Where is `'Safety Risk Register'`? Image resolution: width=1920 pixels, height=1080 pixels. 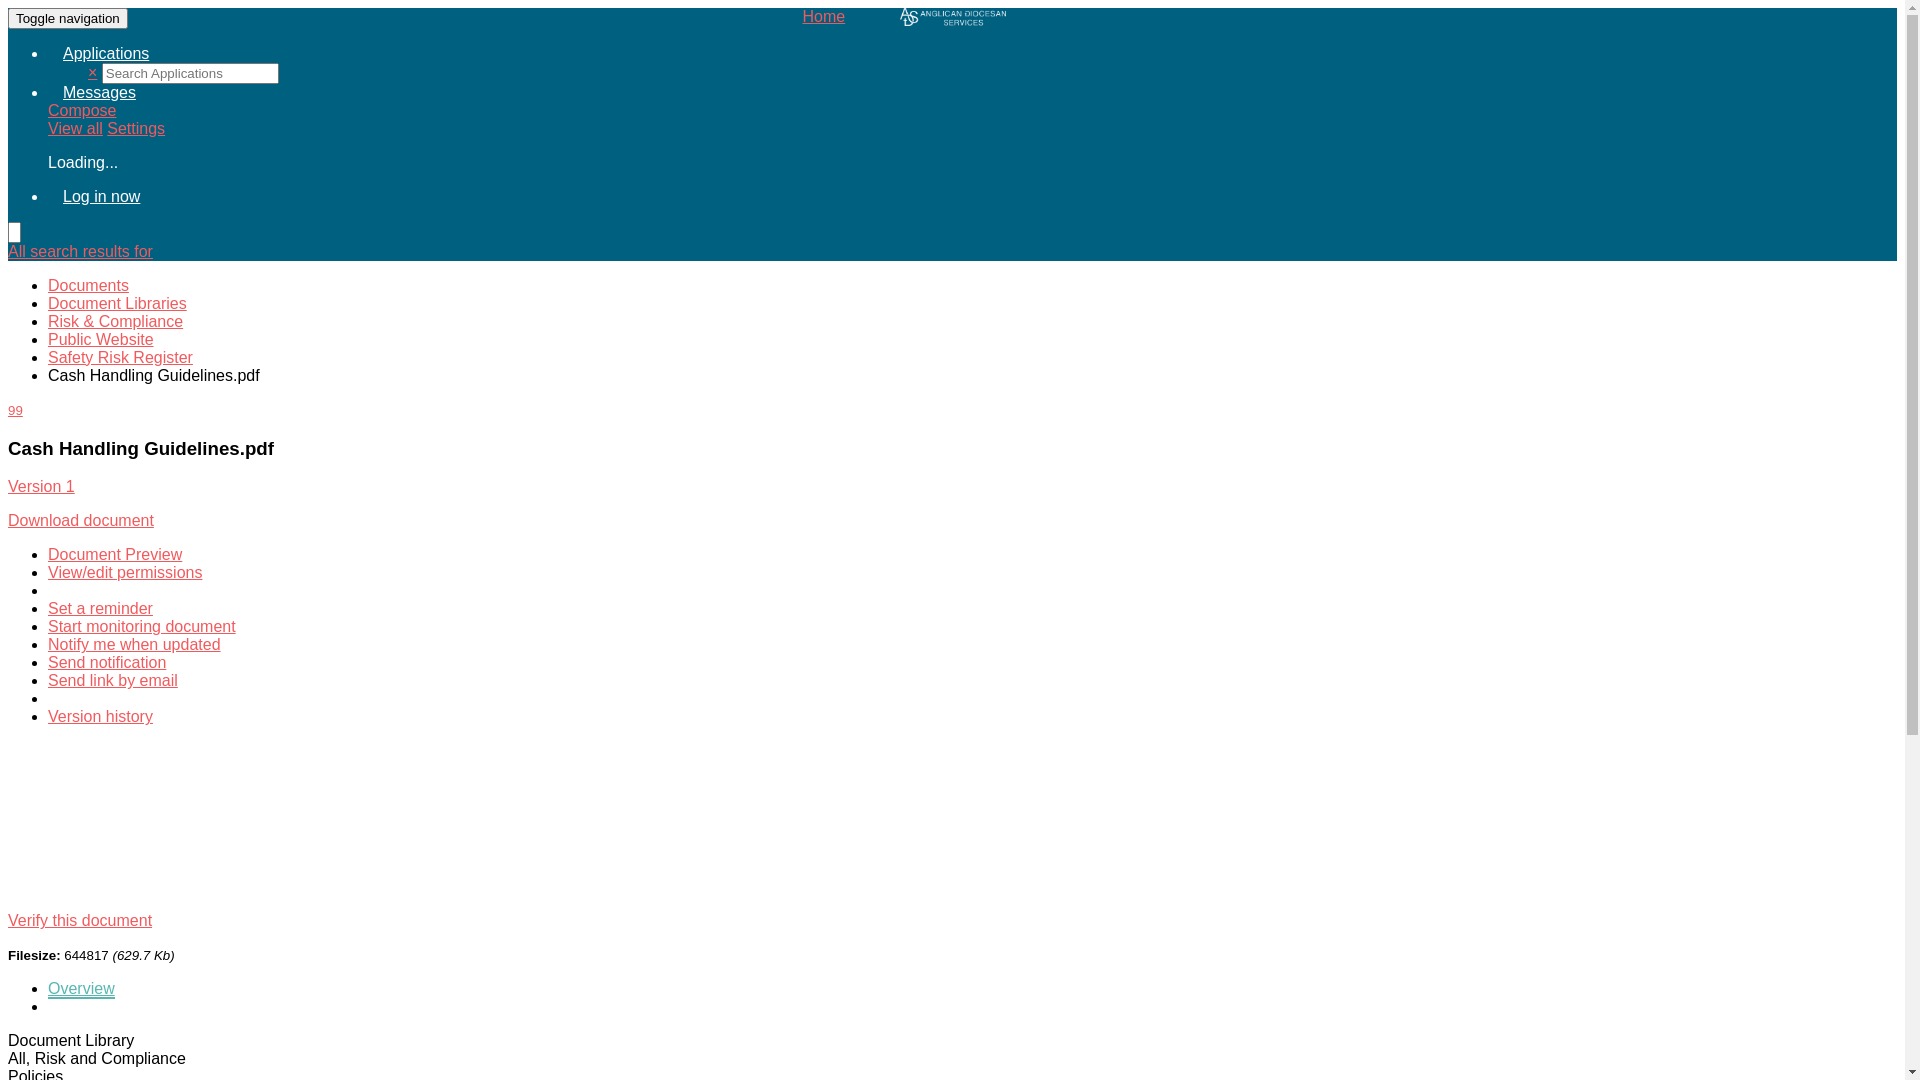 'Safety Risk Register' is located at coordinates (119, 356).